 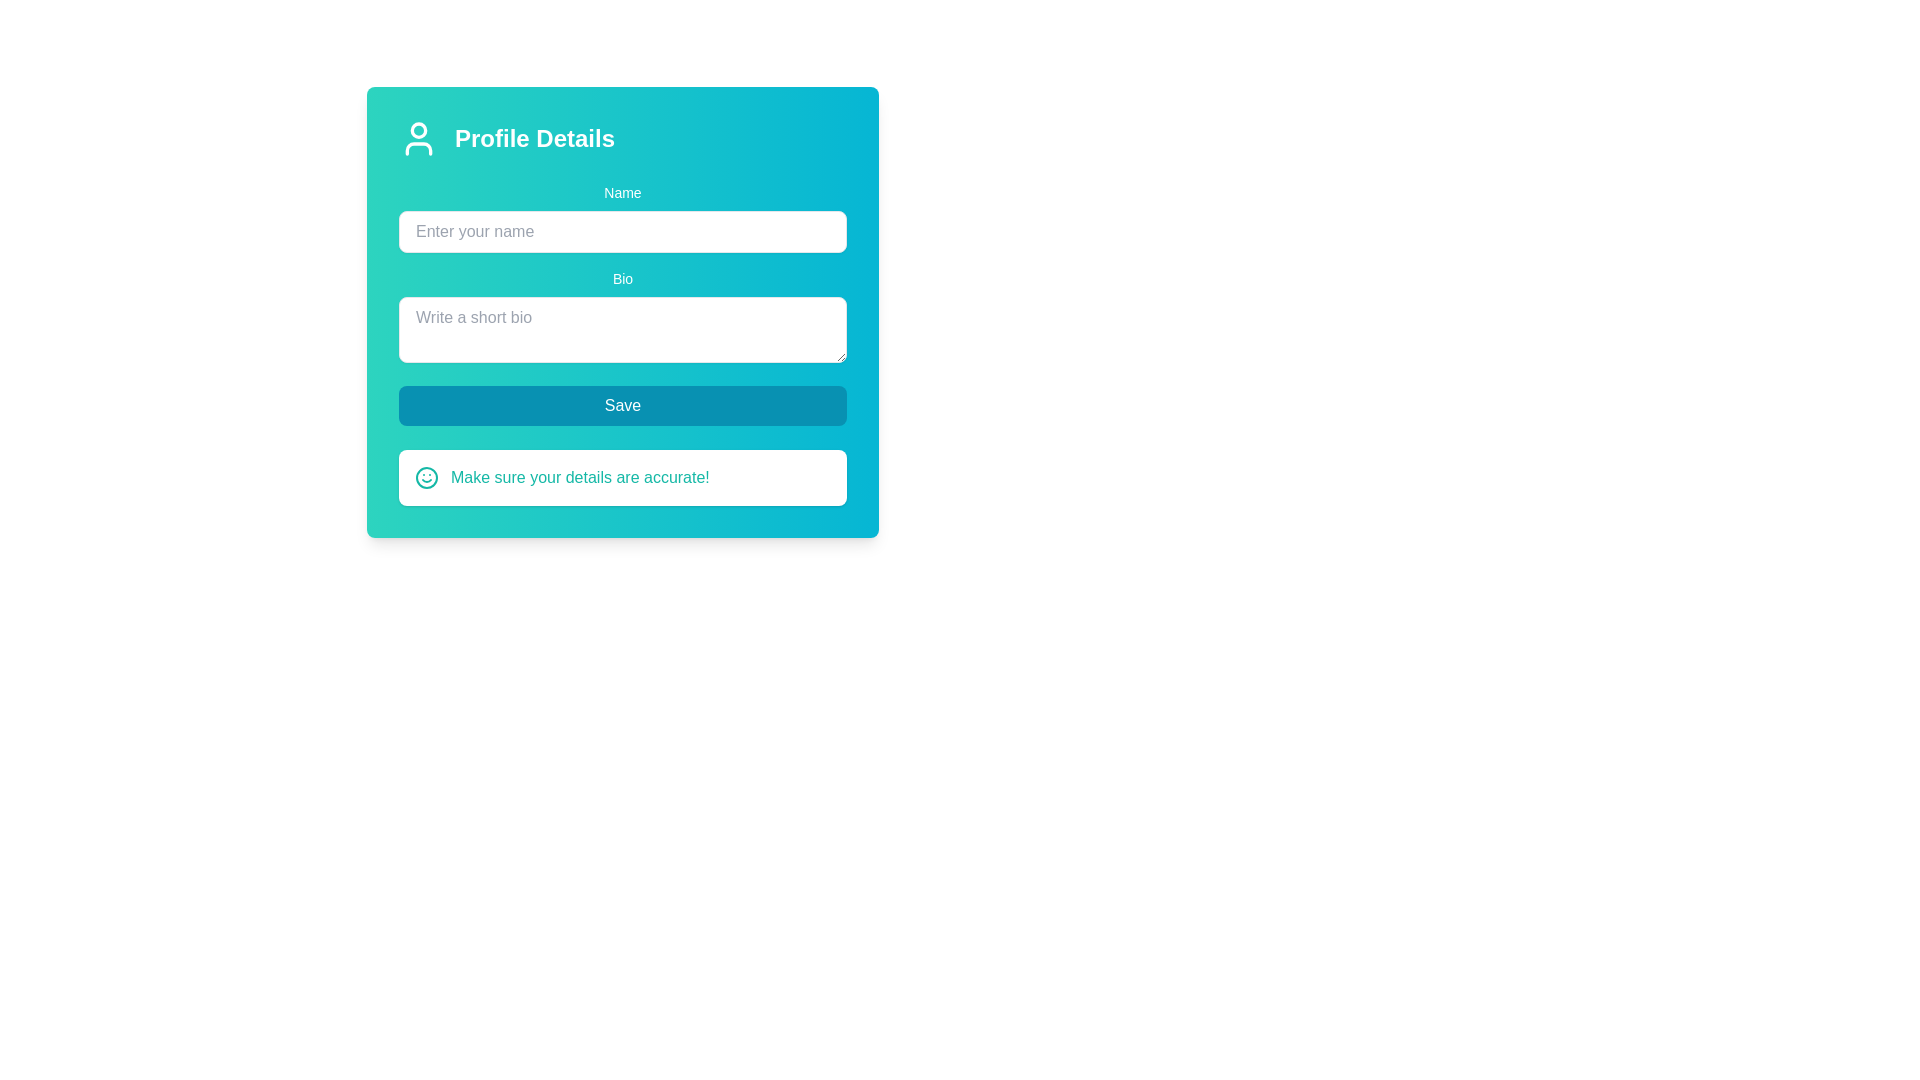 I want to click on the label with the text 'Bio', which is styled in a small, white font and is positioned above the text input field in a vertical form layout, so click(x=622, y=278).